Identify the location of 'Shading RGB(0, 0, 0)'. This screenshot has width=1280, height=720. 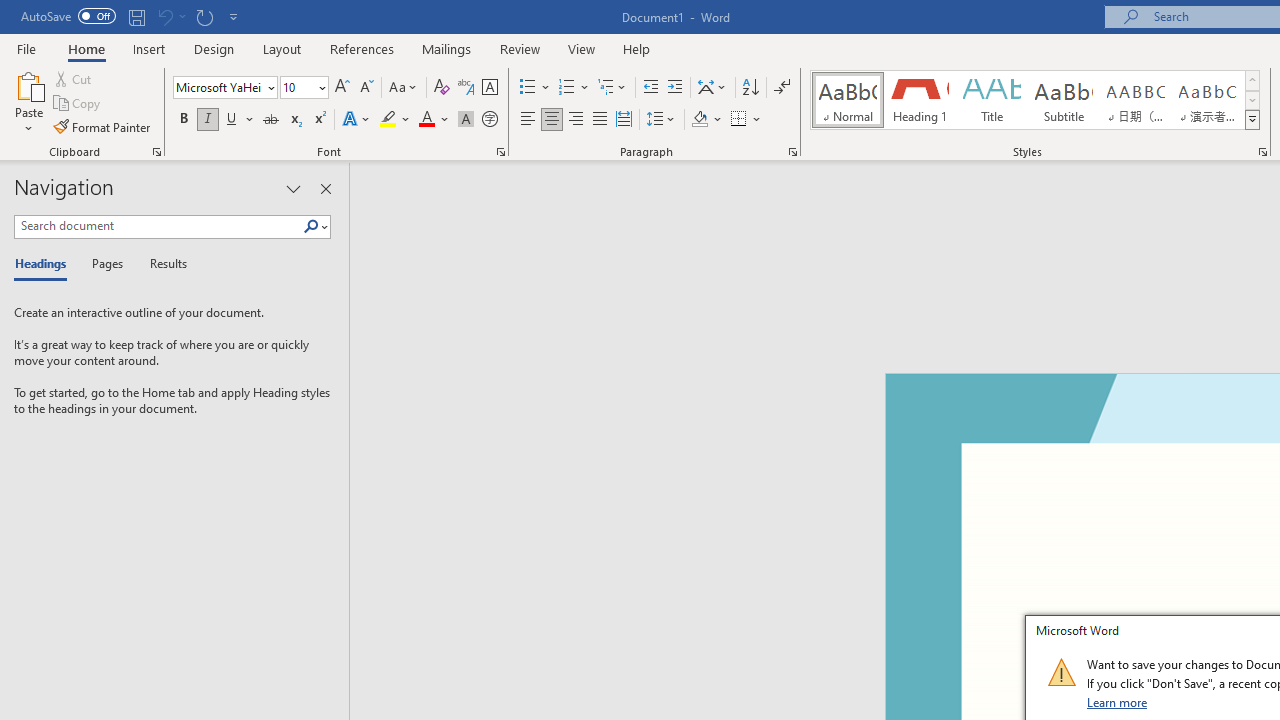
(699, 119).